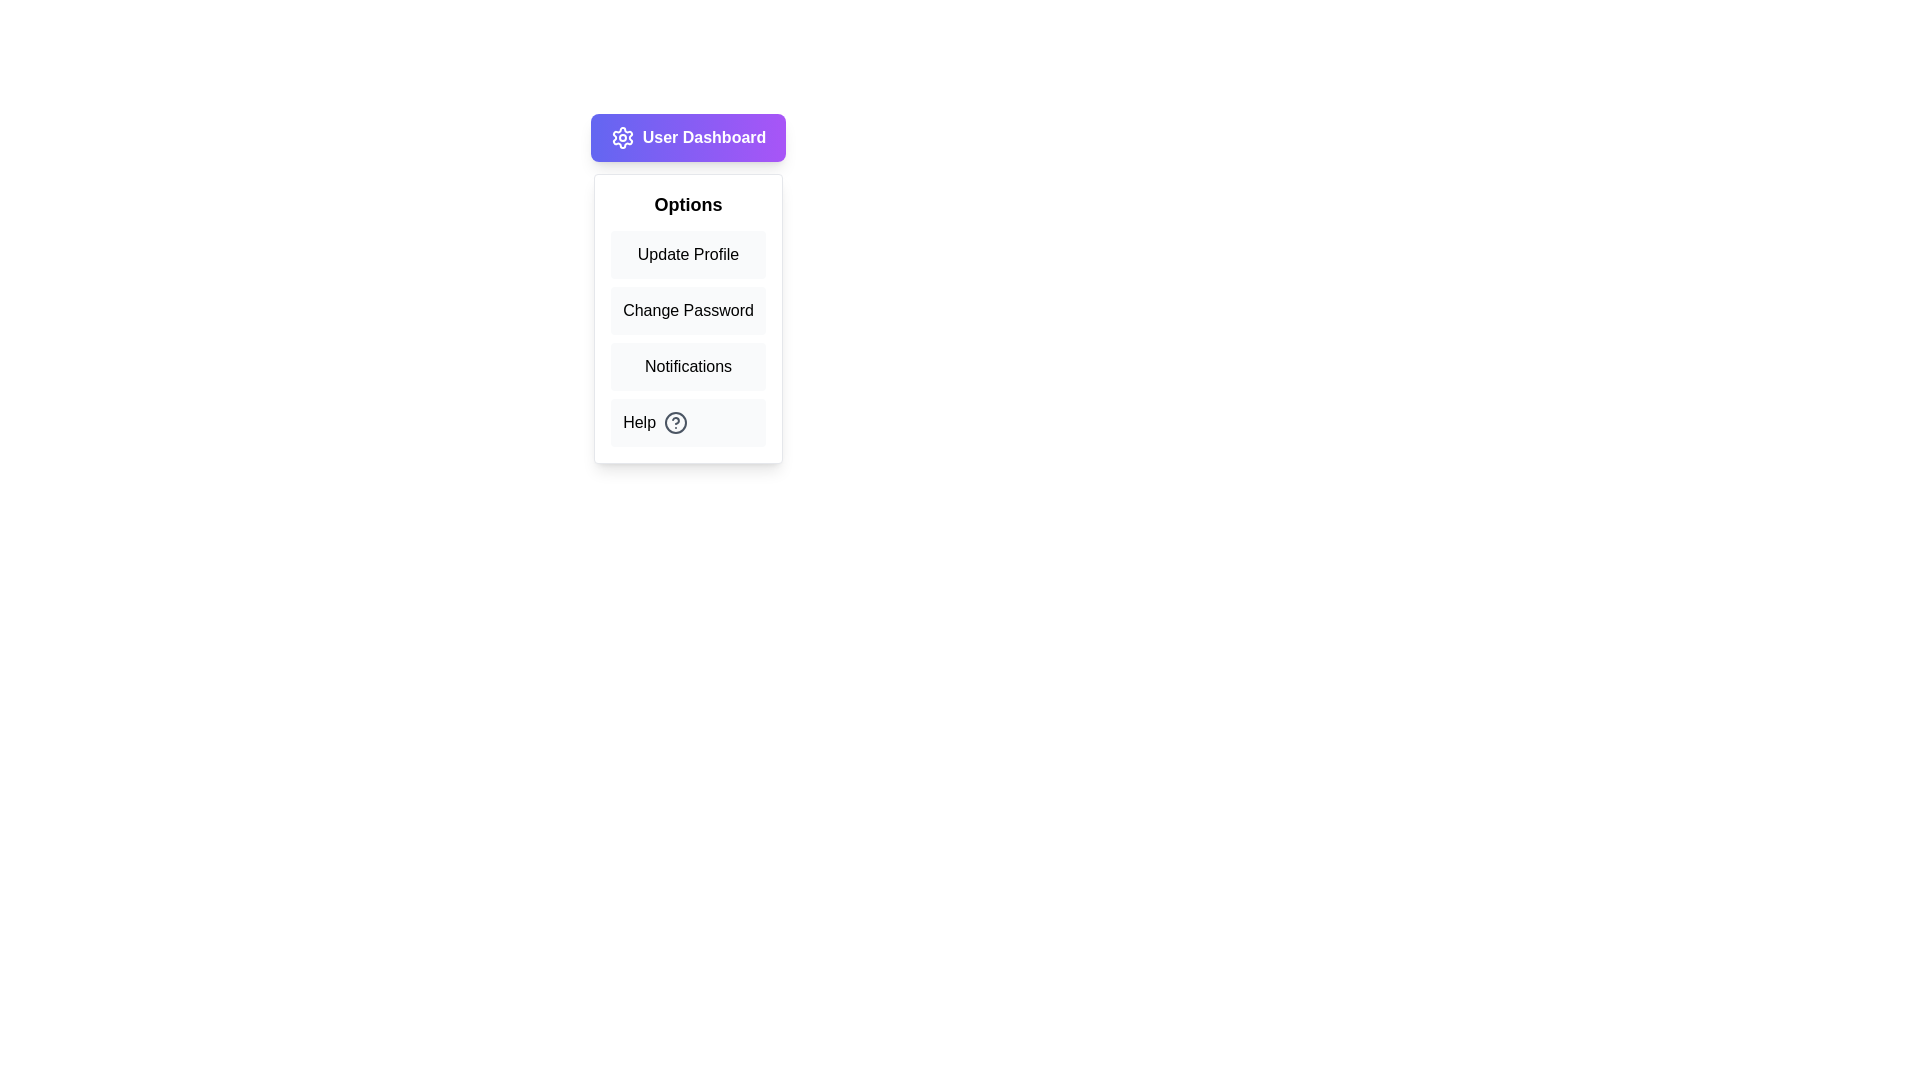 The image size is (1920, 1080). Describe the element at coordinates (688, 422) in the screenshot. I see `the menu option Help from the User Dashboard Menu` at that location.